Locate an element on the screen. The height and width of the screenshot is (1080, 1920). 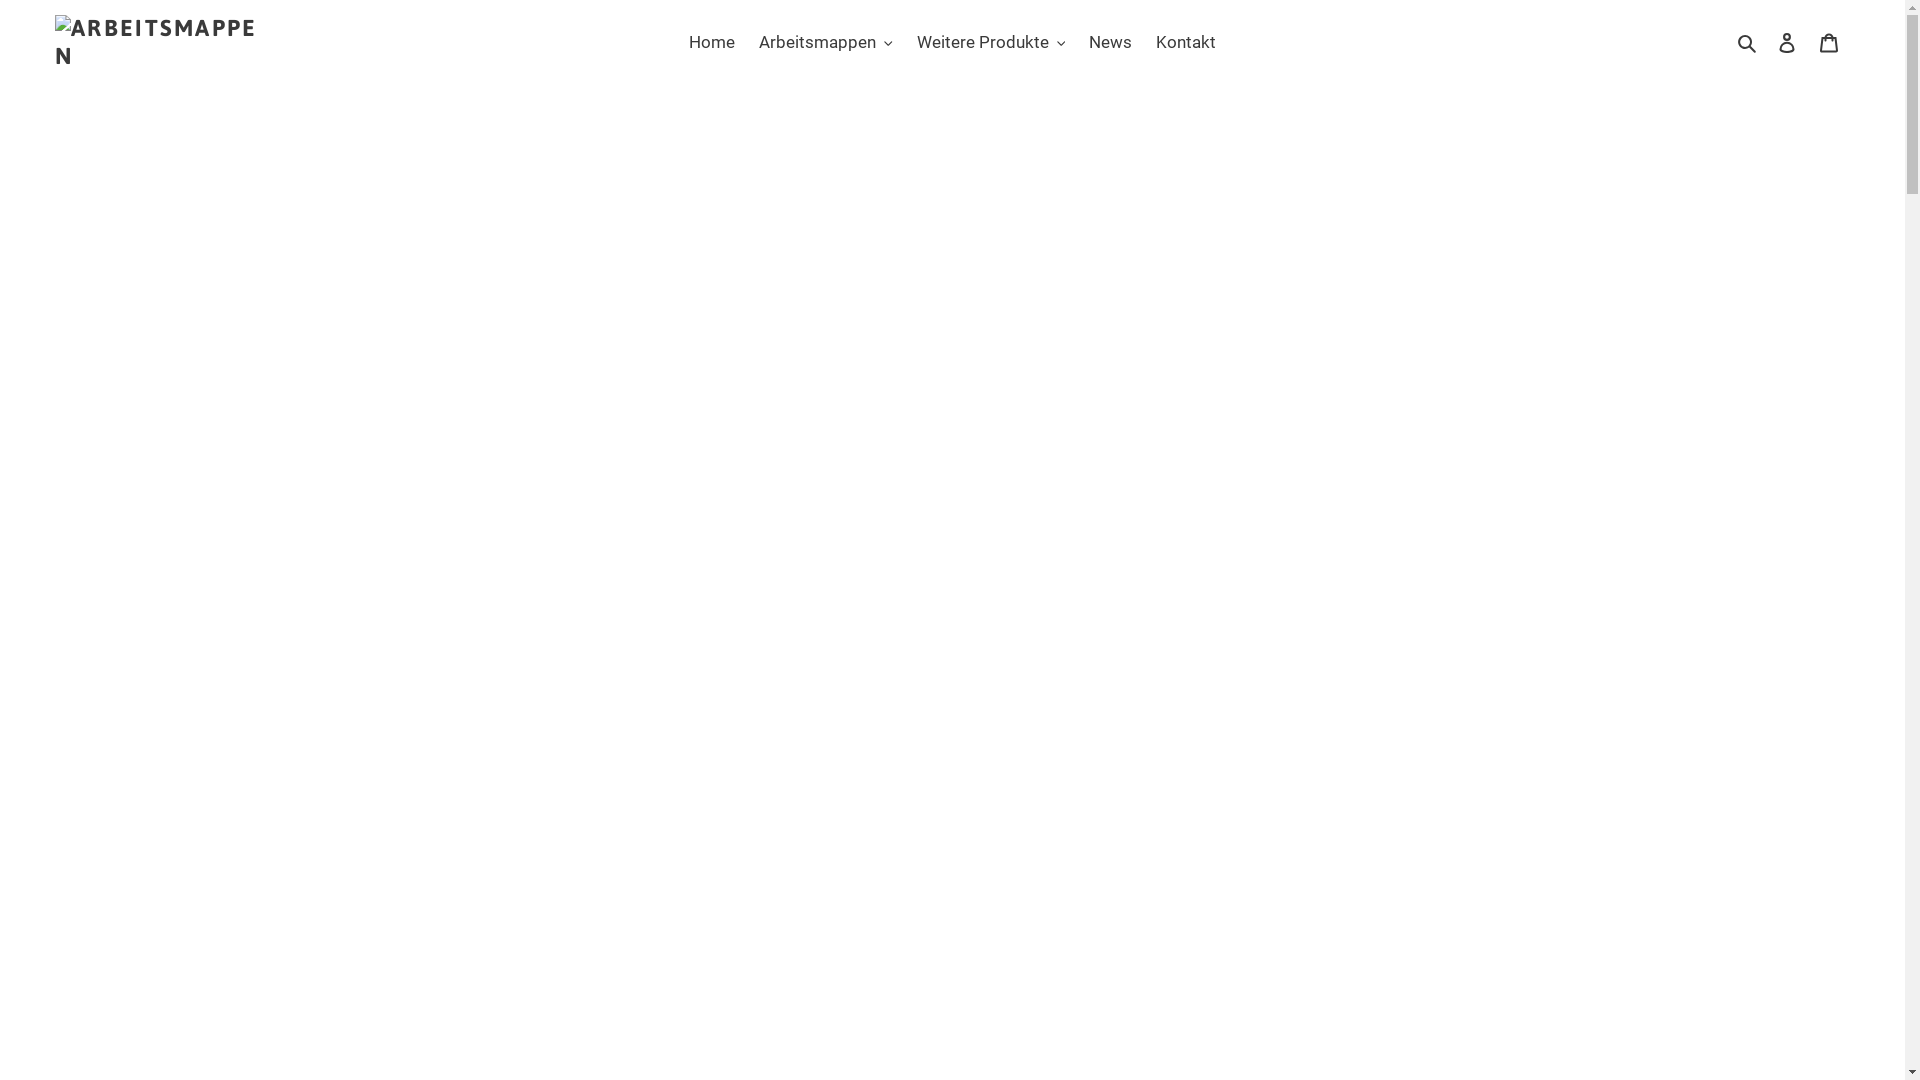
'Home' is located at coordinates (711, 42).